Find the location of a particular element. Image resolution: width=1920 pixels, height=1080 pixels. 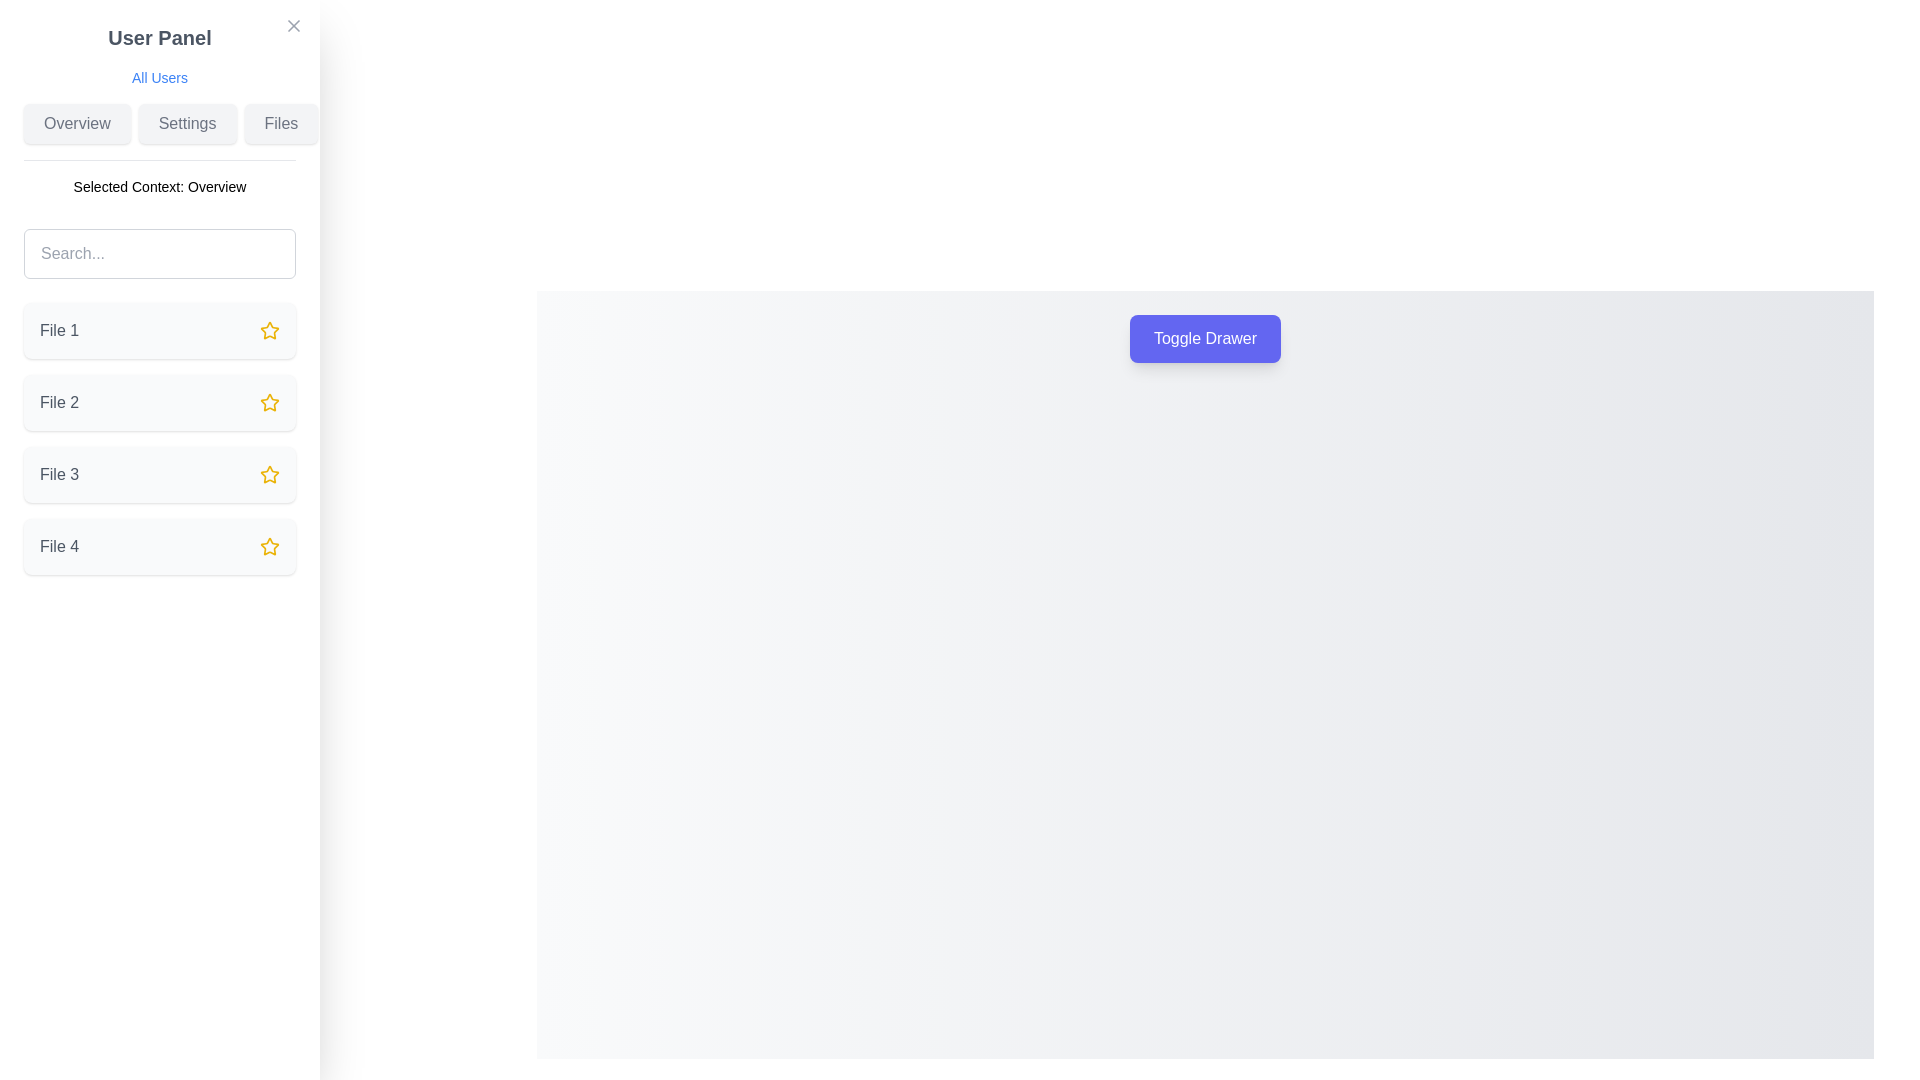

text content of the 'User Panel' section header located at the top of the vertical sidebar is located at coordinates (158, 38).